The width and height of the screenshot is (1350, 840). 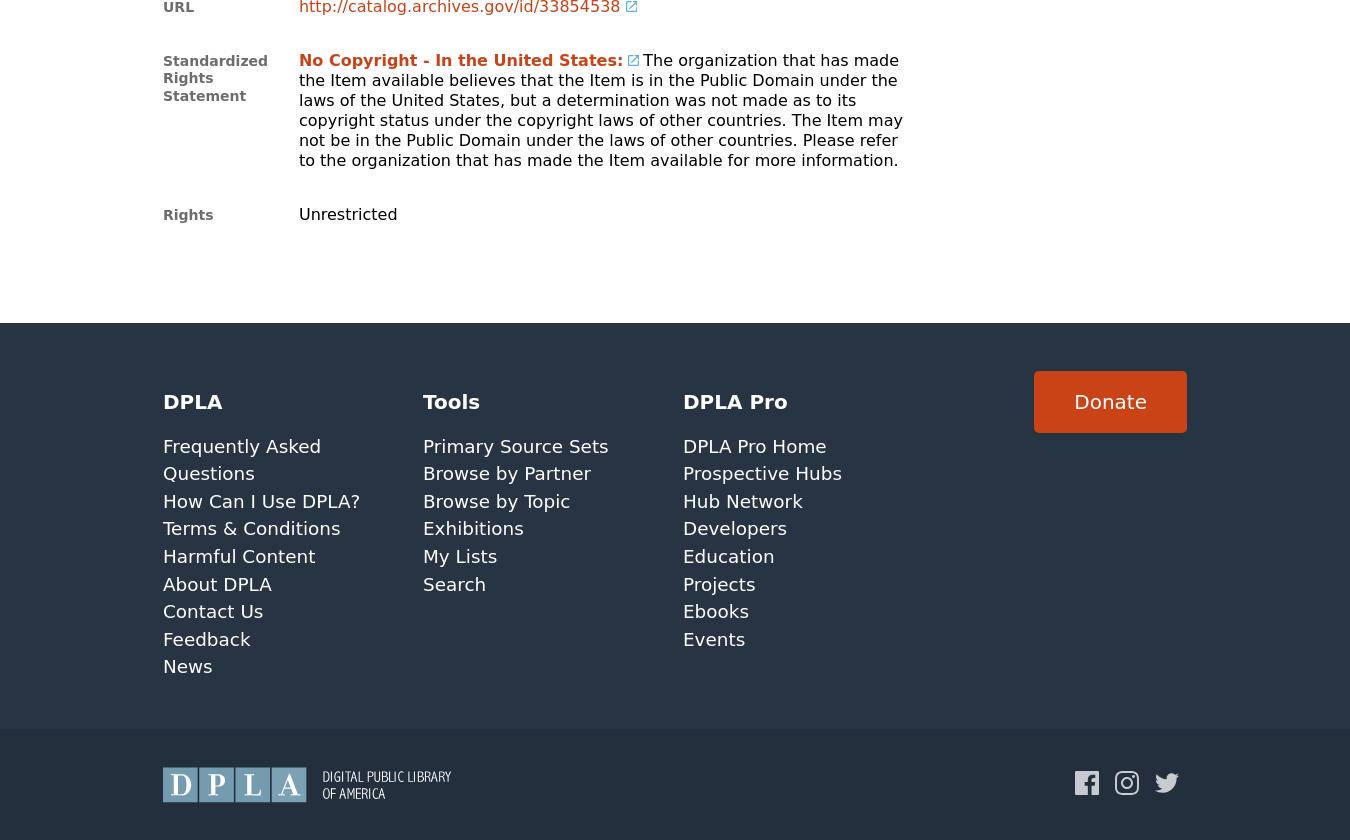 I want to click on 'Frequently Asked Questions', so click(x=241, y=458).